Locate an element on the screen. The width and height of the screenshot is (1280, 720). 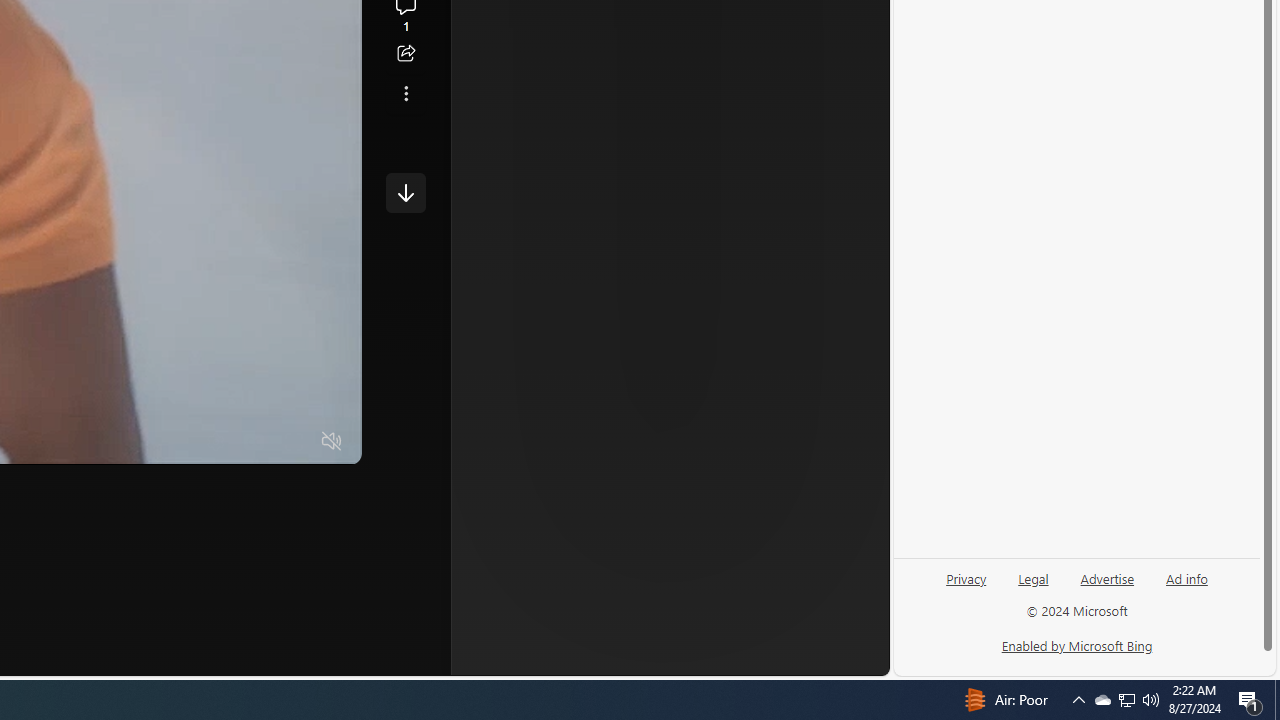
'Unmute' is located at coordinates (332, 441).